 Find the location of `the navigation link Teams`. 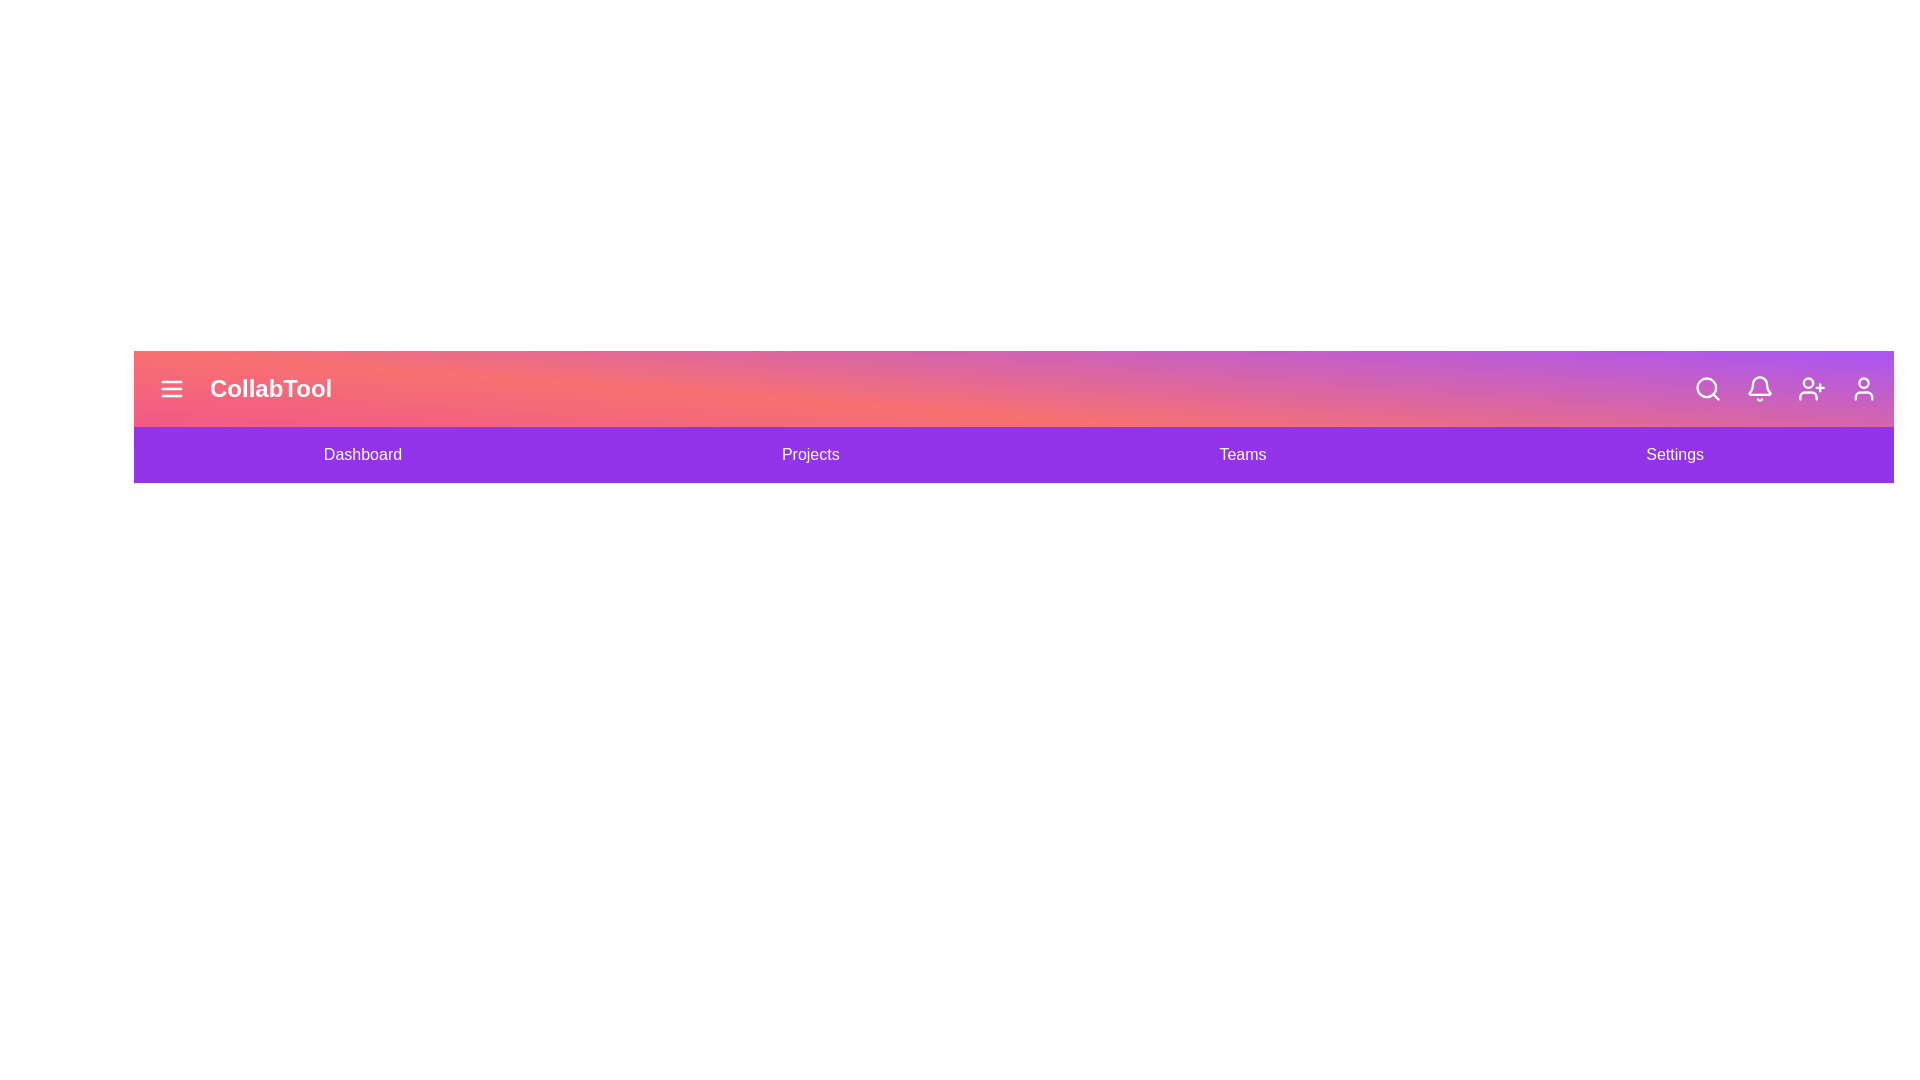

the navigation link Teams is located at coordinates (1241, 455).